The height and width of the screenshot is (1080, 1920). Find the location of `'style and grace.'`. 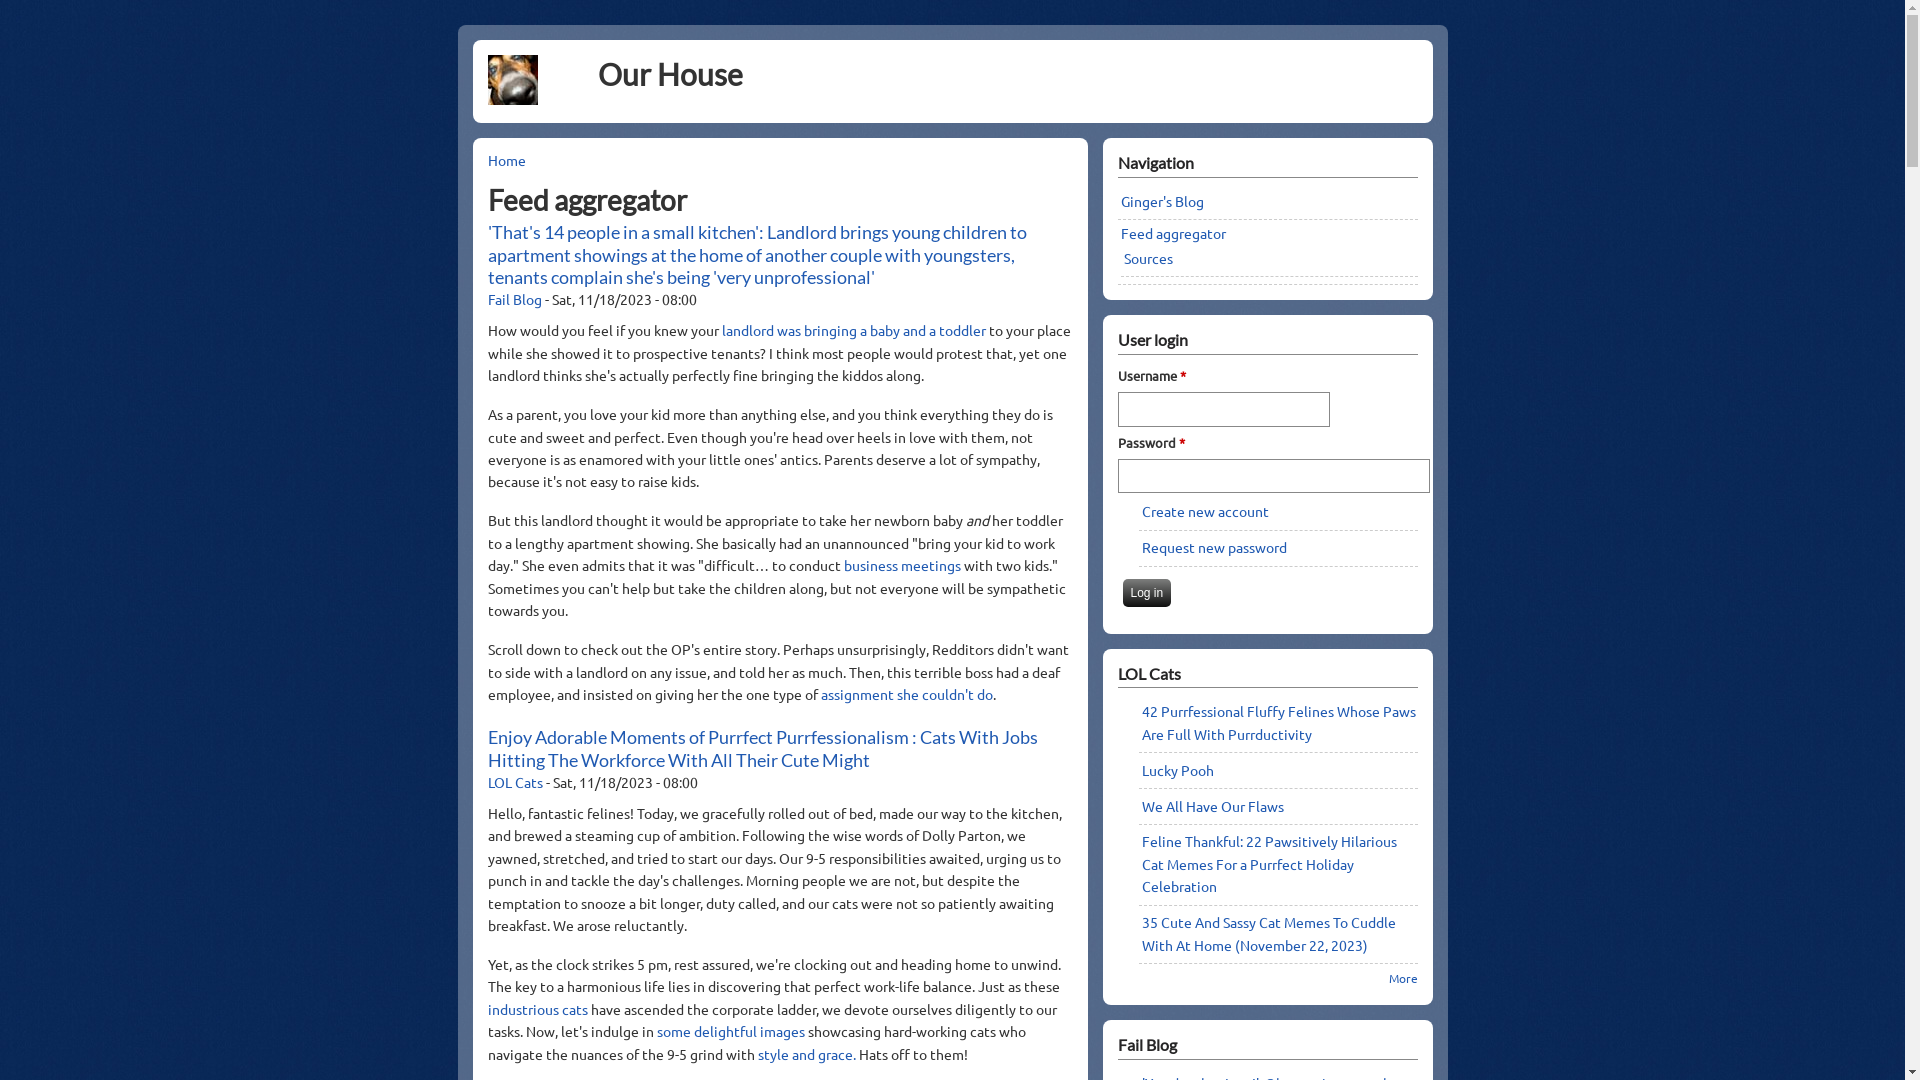

'style and grace.' is located at coordinates (808, 1052).